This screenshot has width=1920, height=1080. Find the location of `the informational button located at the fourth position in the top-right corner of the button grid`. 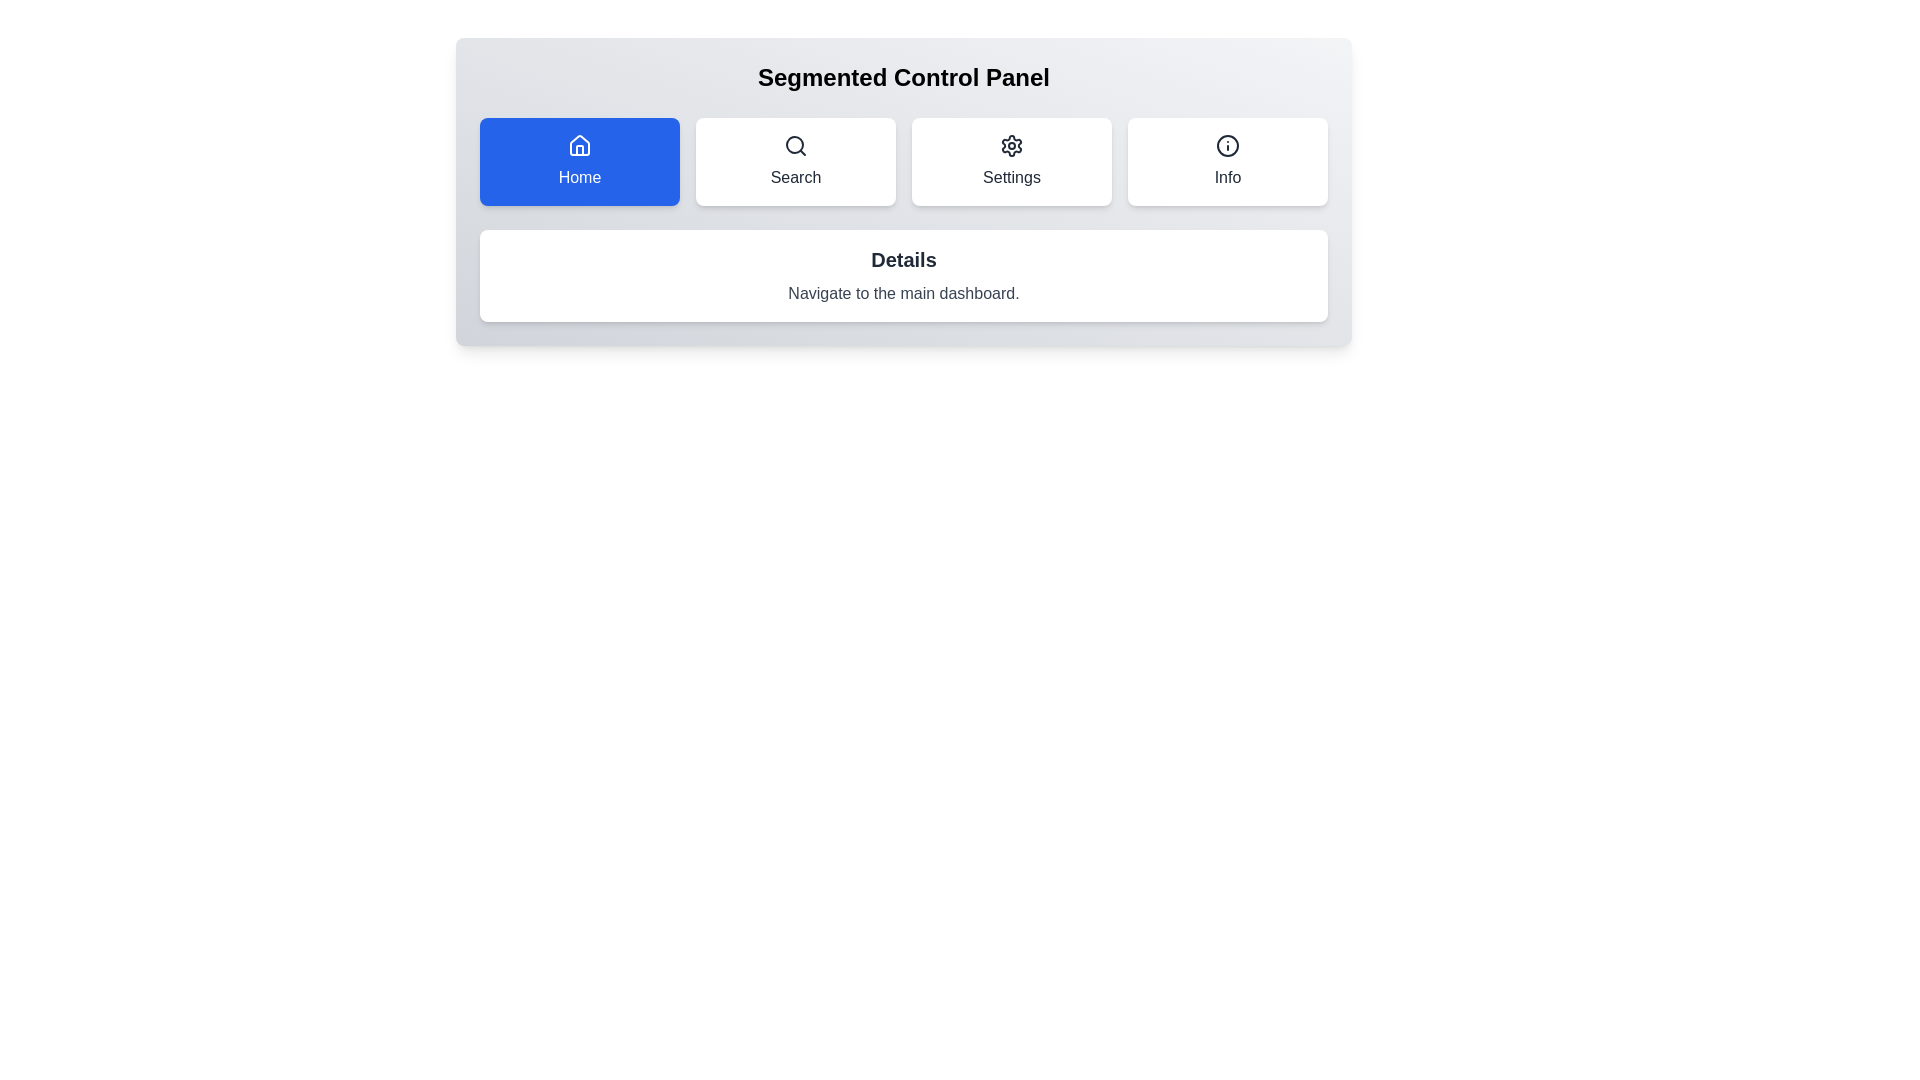

the informational button located at the fourth position in the top-right corner of the button grid is located at coordinates (1227, 161).